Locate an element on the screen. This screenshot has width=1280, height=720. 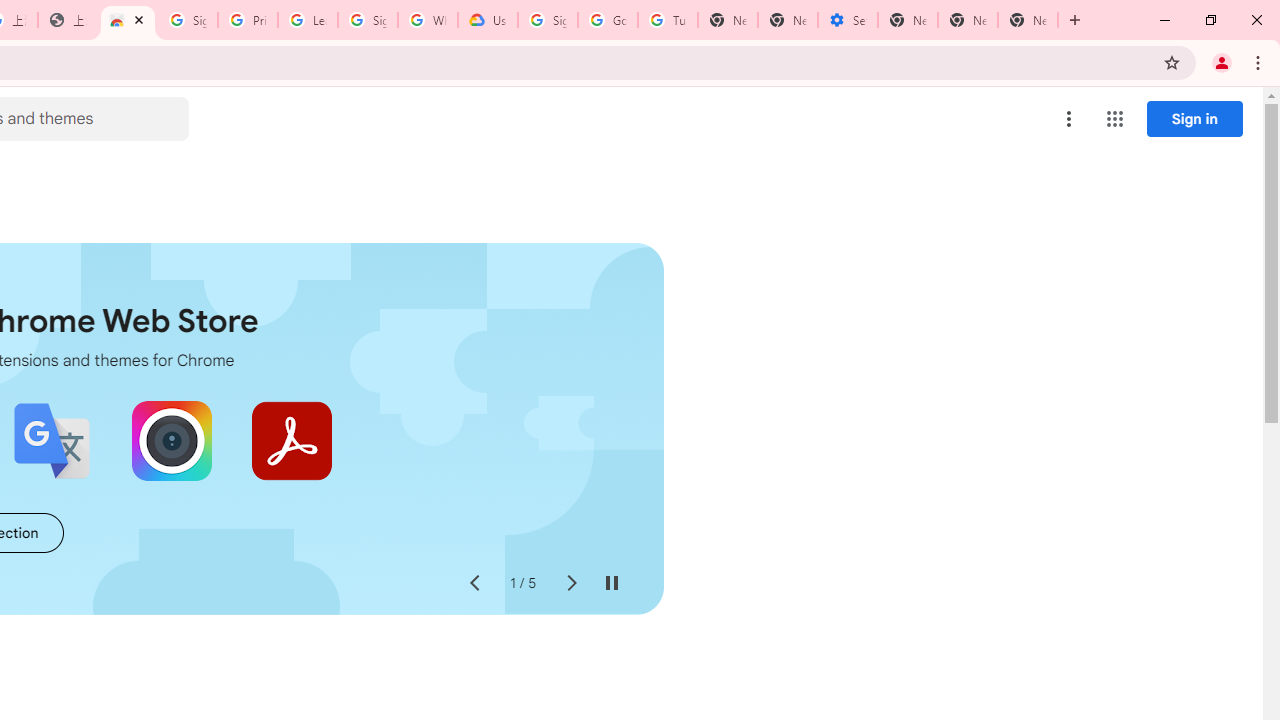
'Adobe Acrobat: PDF edit, convert, sign tools' is located at coordinates (290, 440).